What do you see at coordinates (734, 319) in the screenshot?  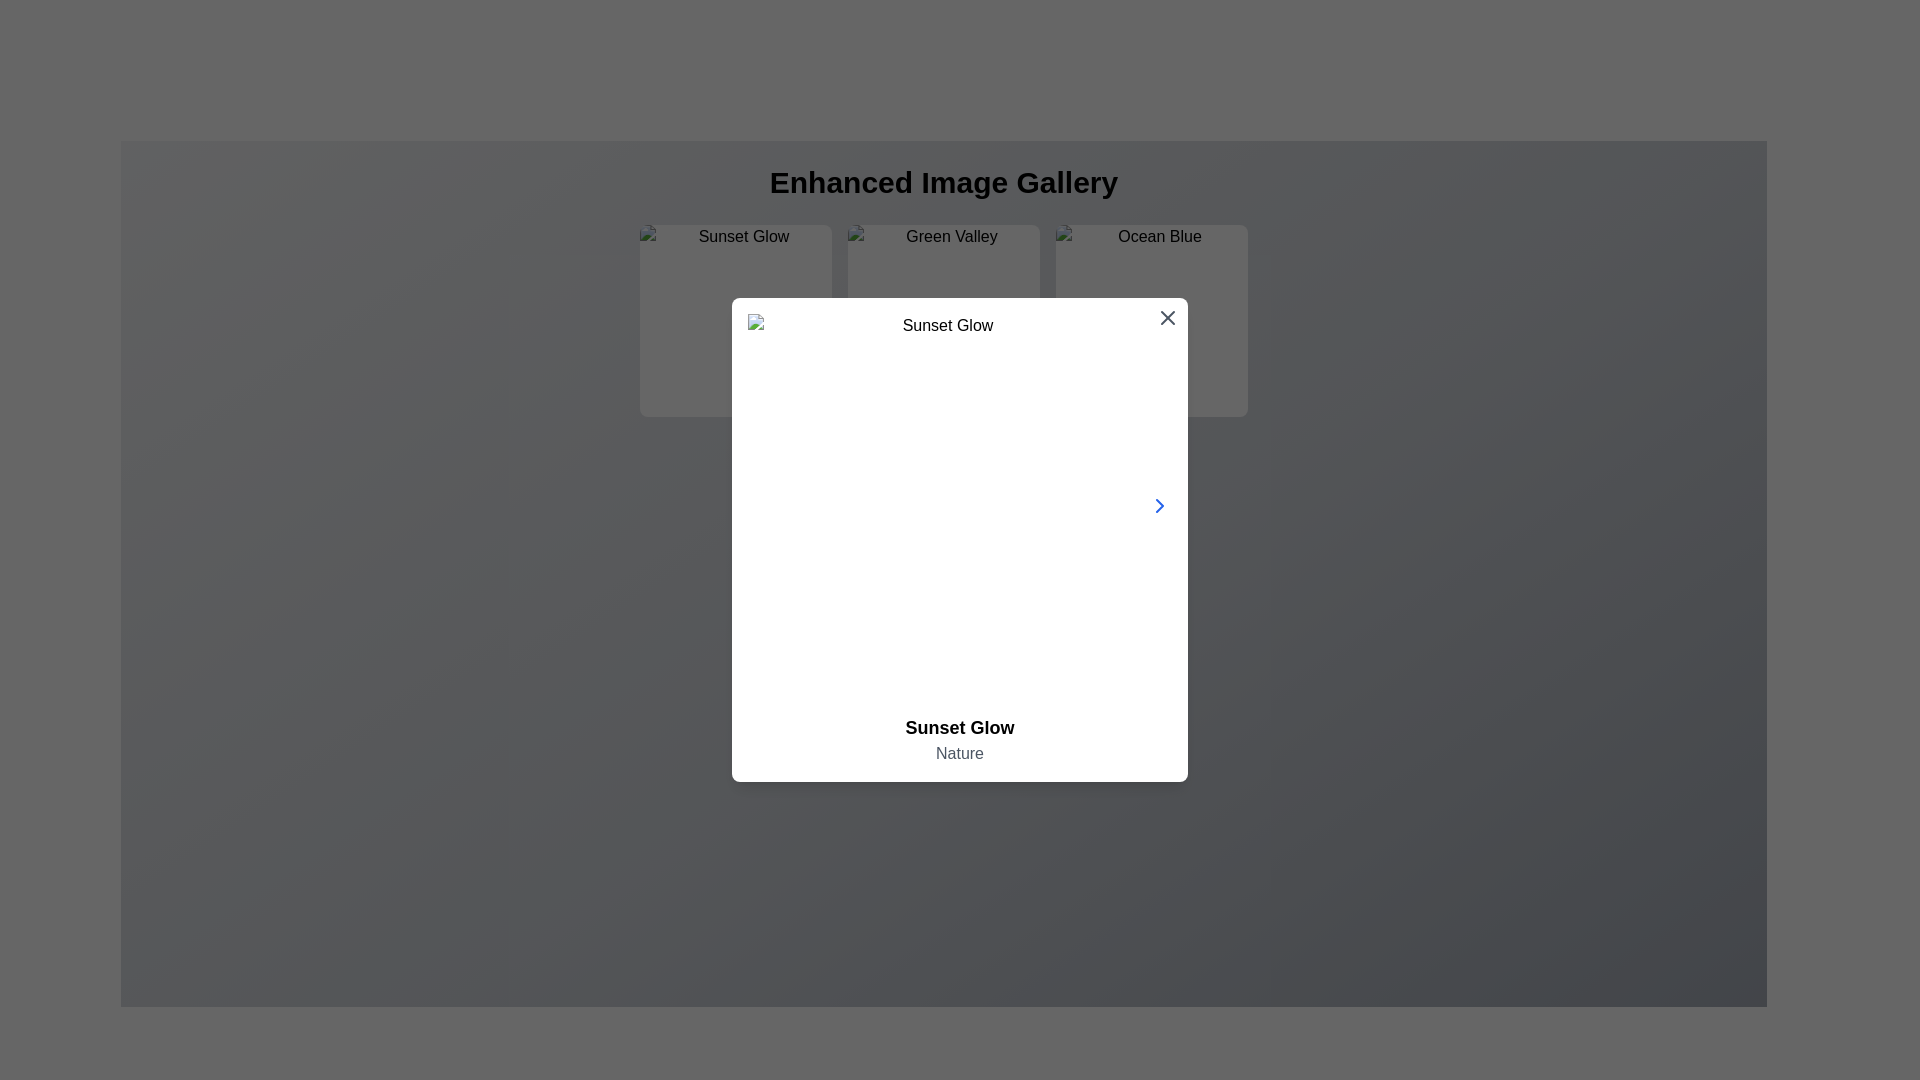 I see `the first interactive card in the horizontally arranged list` at bounding box center [734, 319].